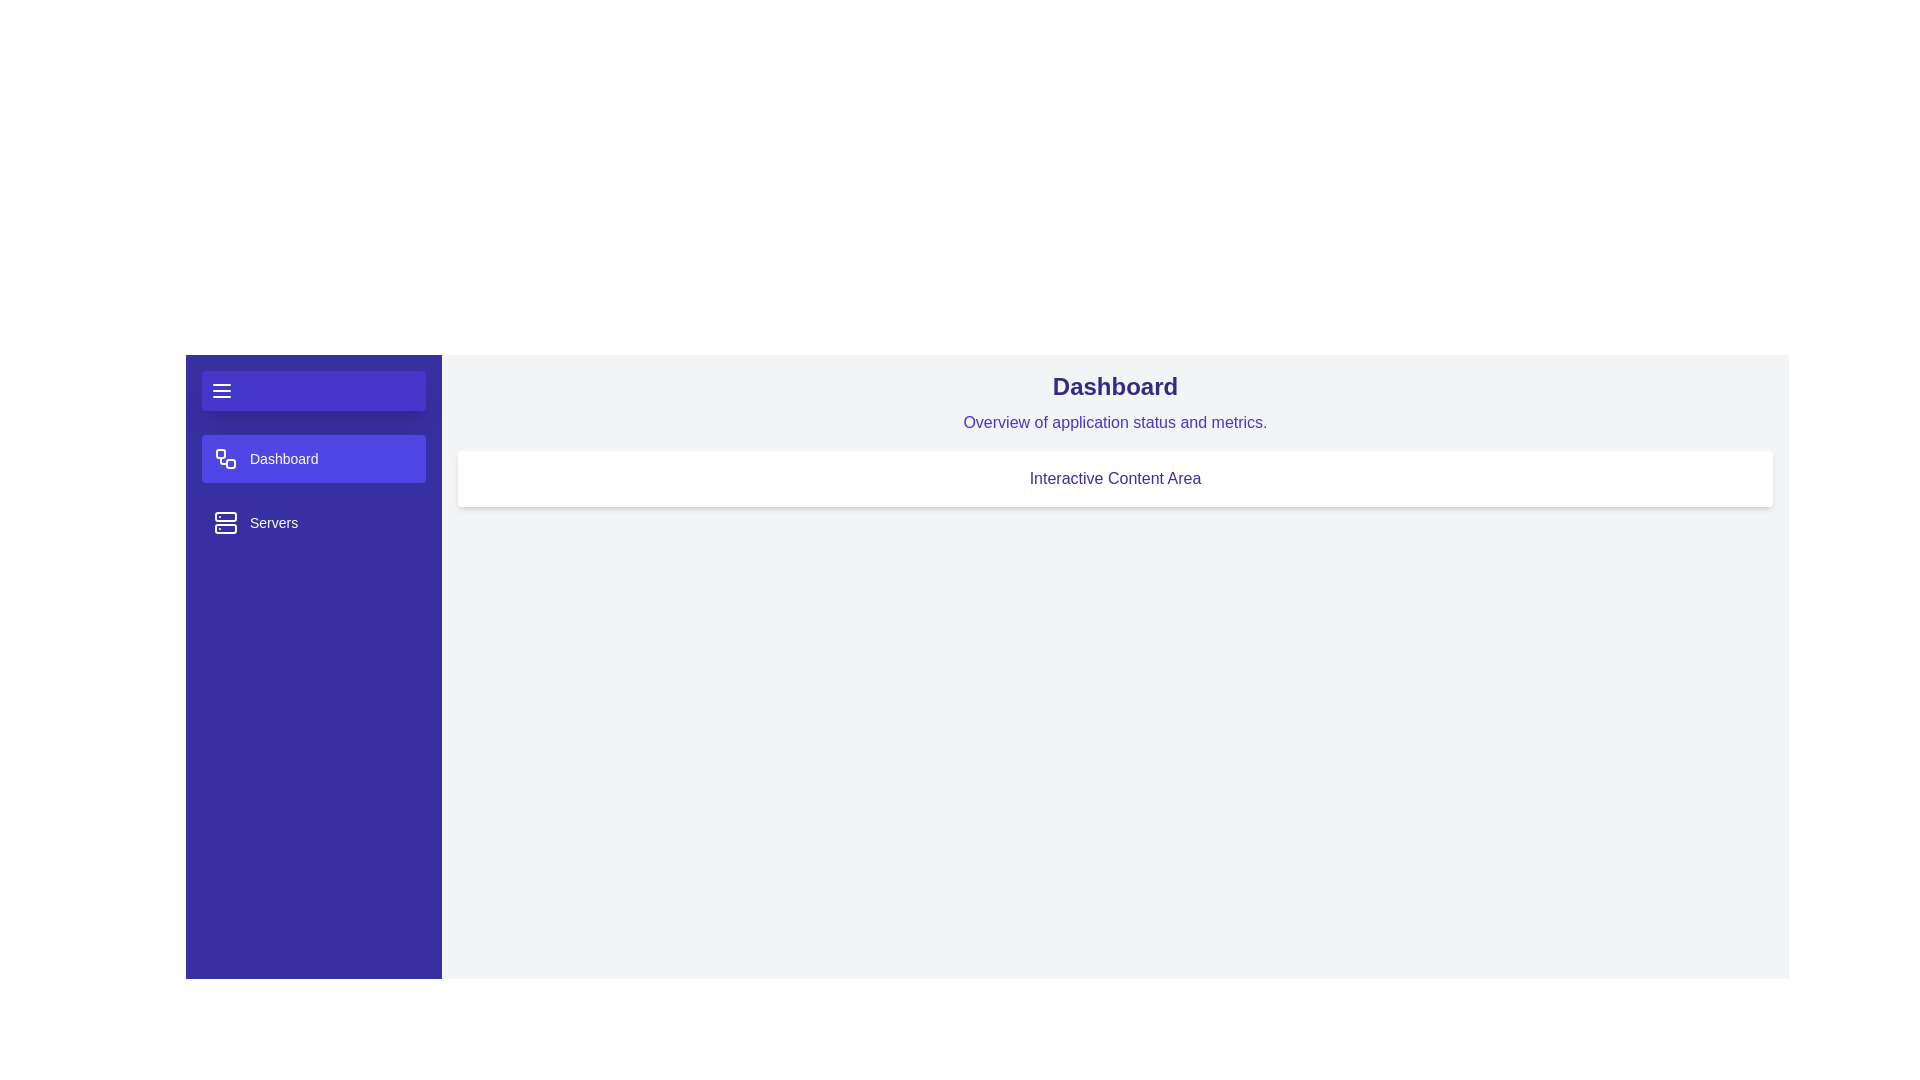 This screenshot has height=1080, width=1920. Describe the element at coordinates (312, 522) in the screenshot. I see `the menu item labeled 'Servers' to update the main content area` at that location.